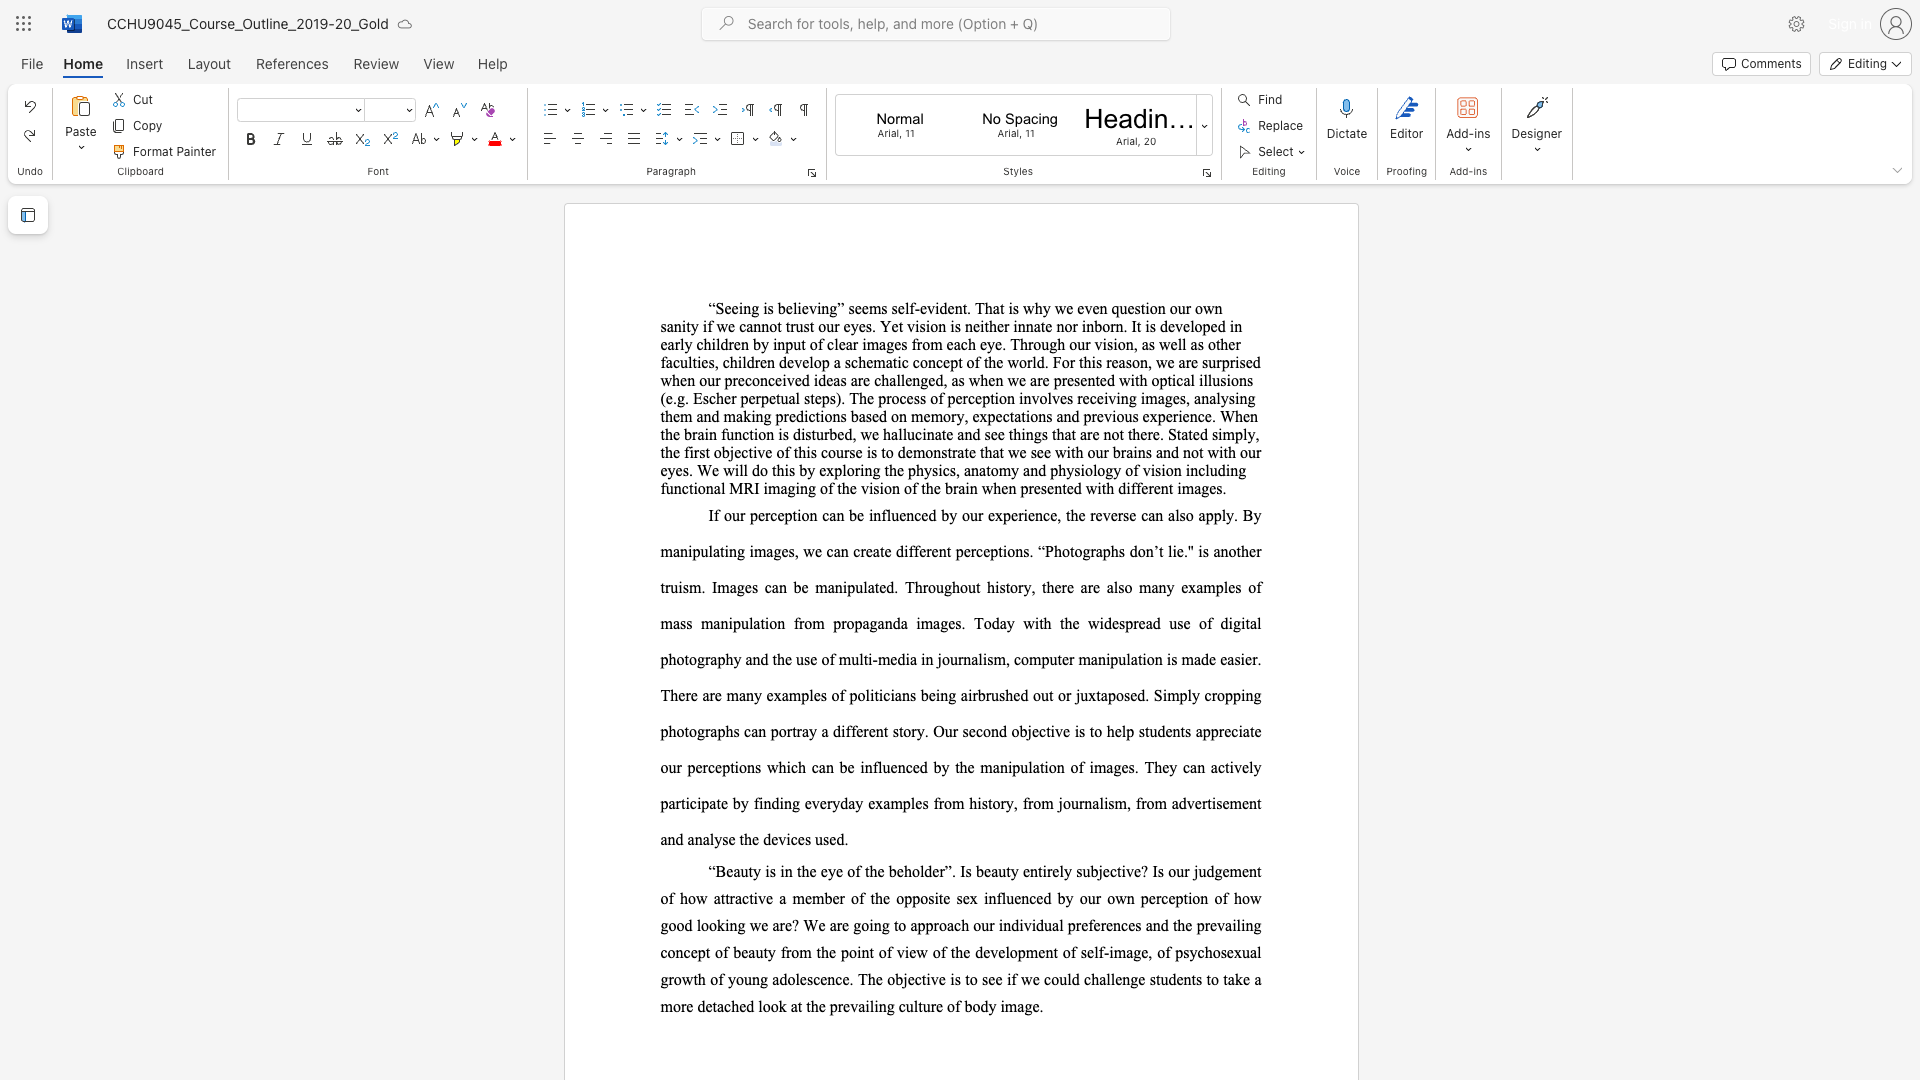 The image size is (1920, 1080). I want to click on the subset text "on can be influenced by our experience, the reverse can also apply. By manipulating images, we can create different perceptions. “Photographs don’t lie." within the text "If our perception can be influenced by our experience, the reverse can also apply. By manipulating images, we can create different perceptions. “Photographs don’t lie.", so click(801, 514).